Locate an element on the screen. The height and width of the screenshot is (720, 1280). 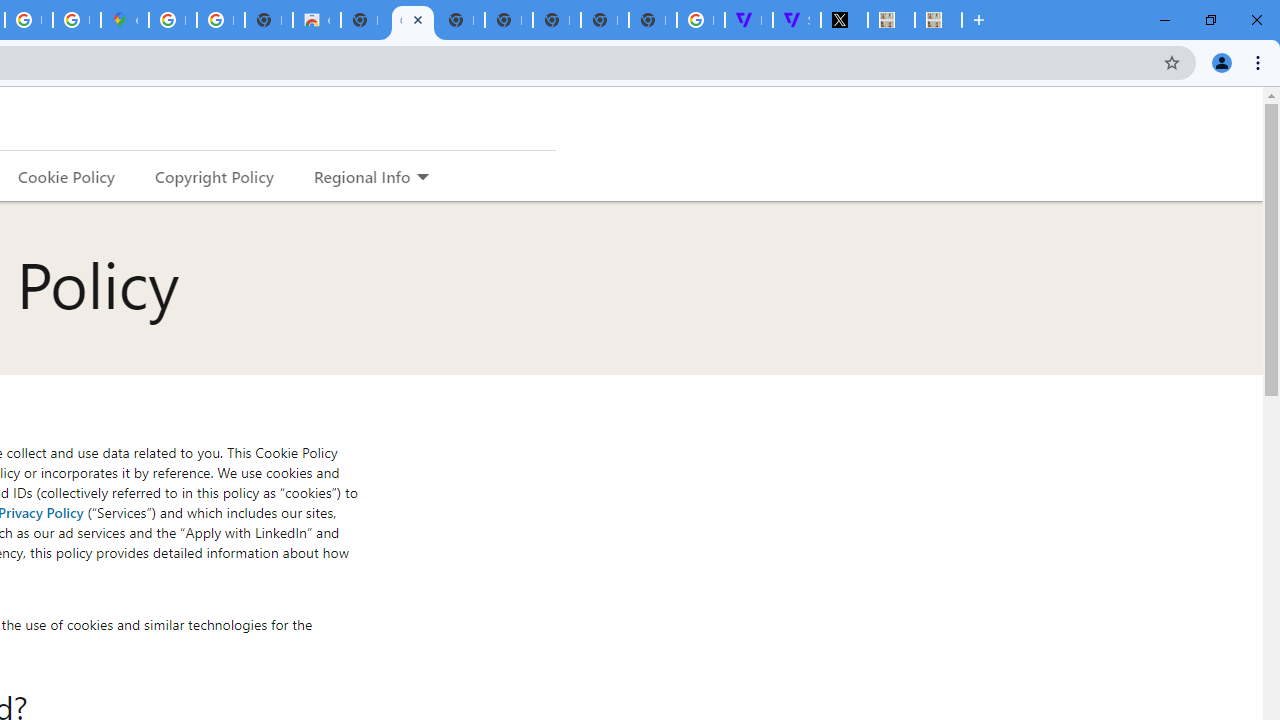
'Chrome Web Store' is located at coordinates (315, 20).